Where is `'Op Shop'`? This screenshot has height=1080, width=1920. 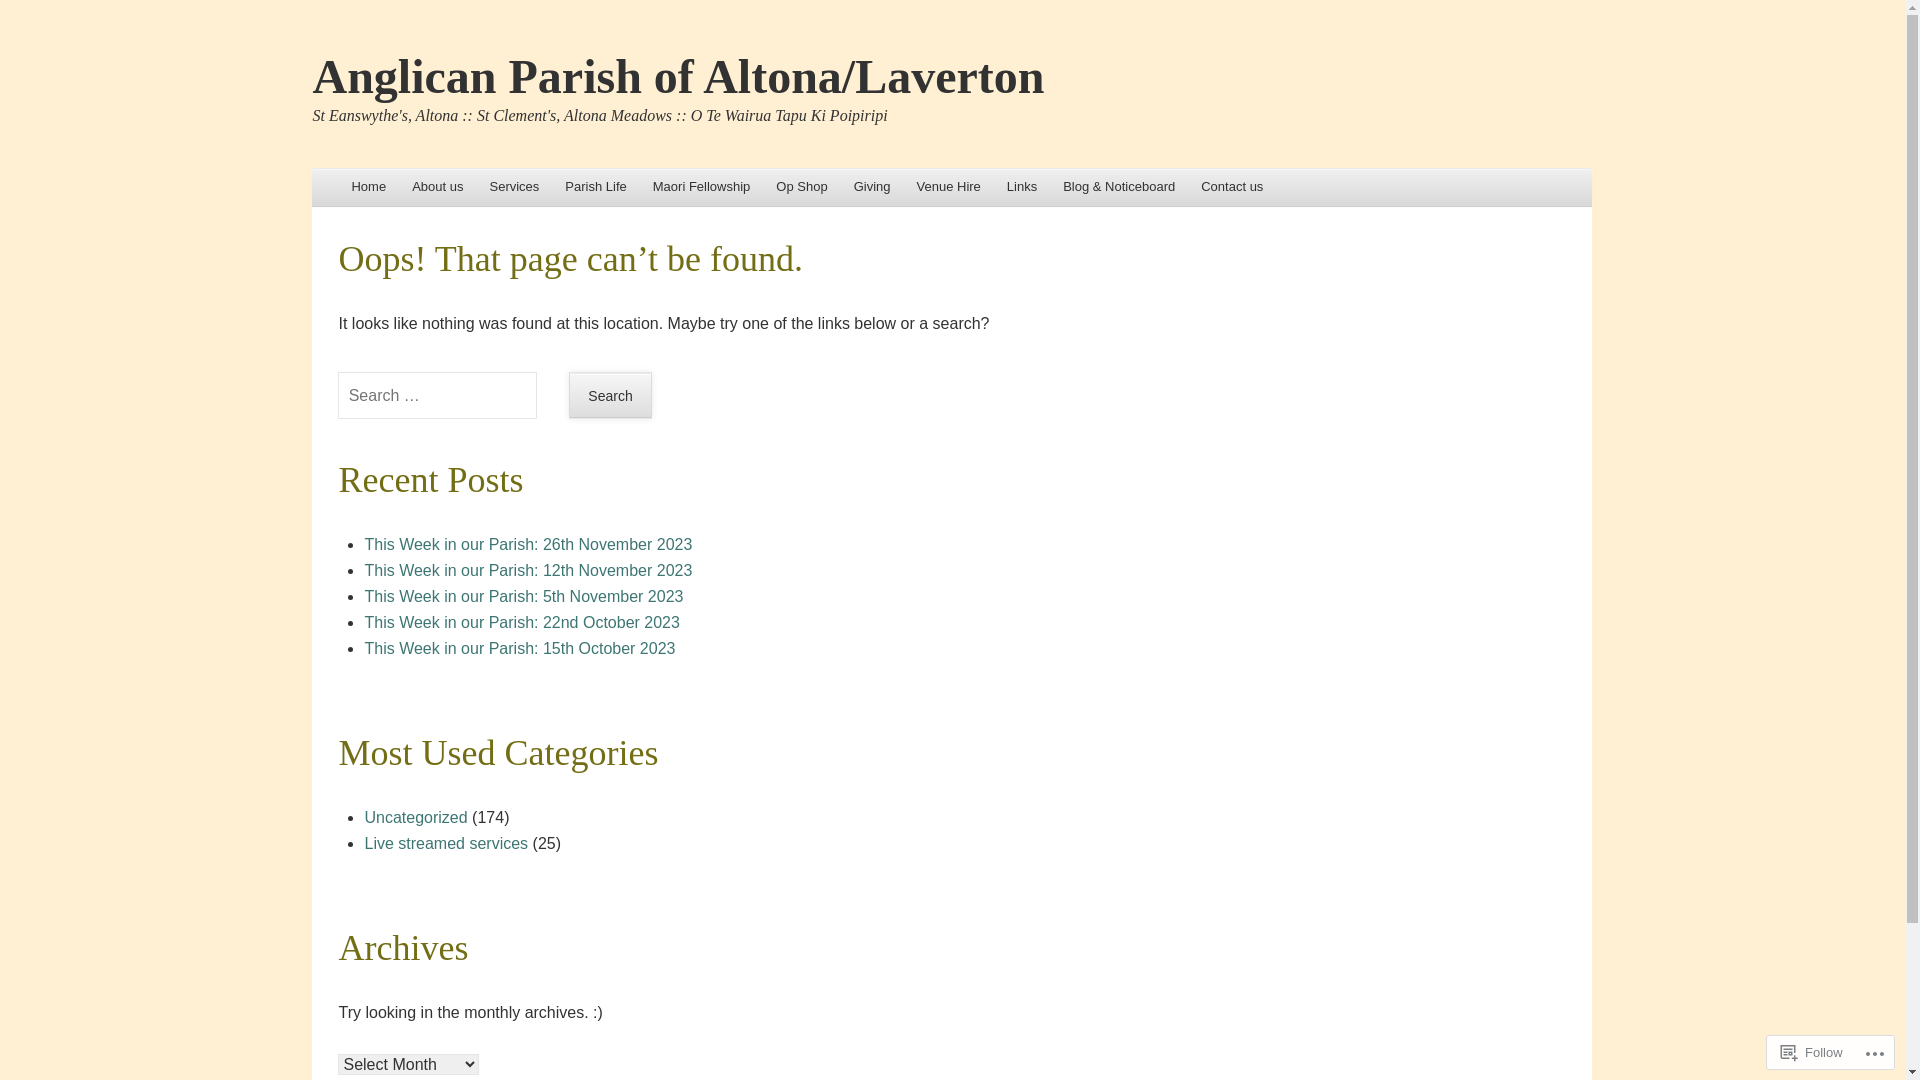 'Op Shop' is located at coordinates (801, 187).